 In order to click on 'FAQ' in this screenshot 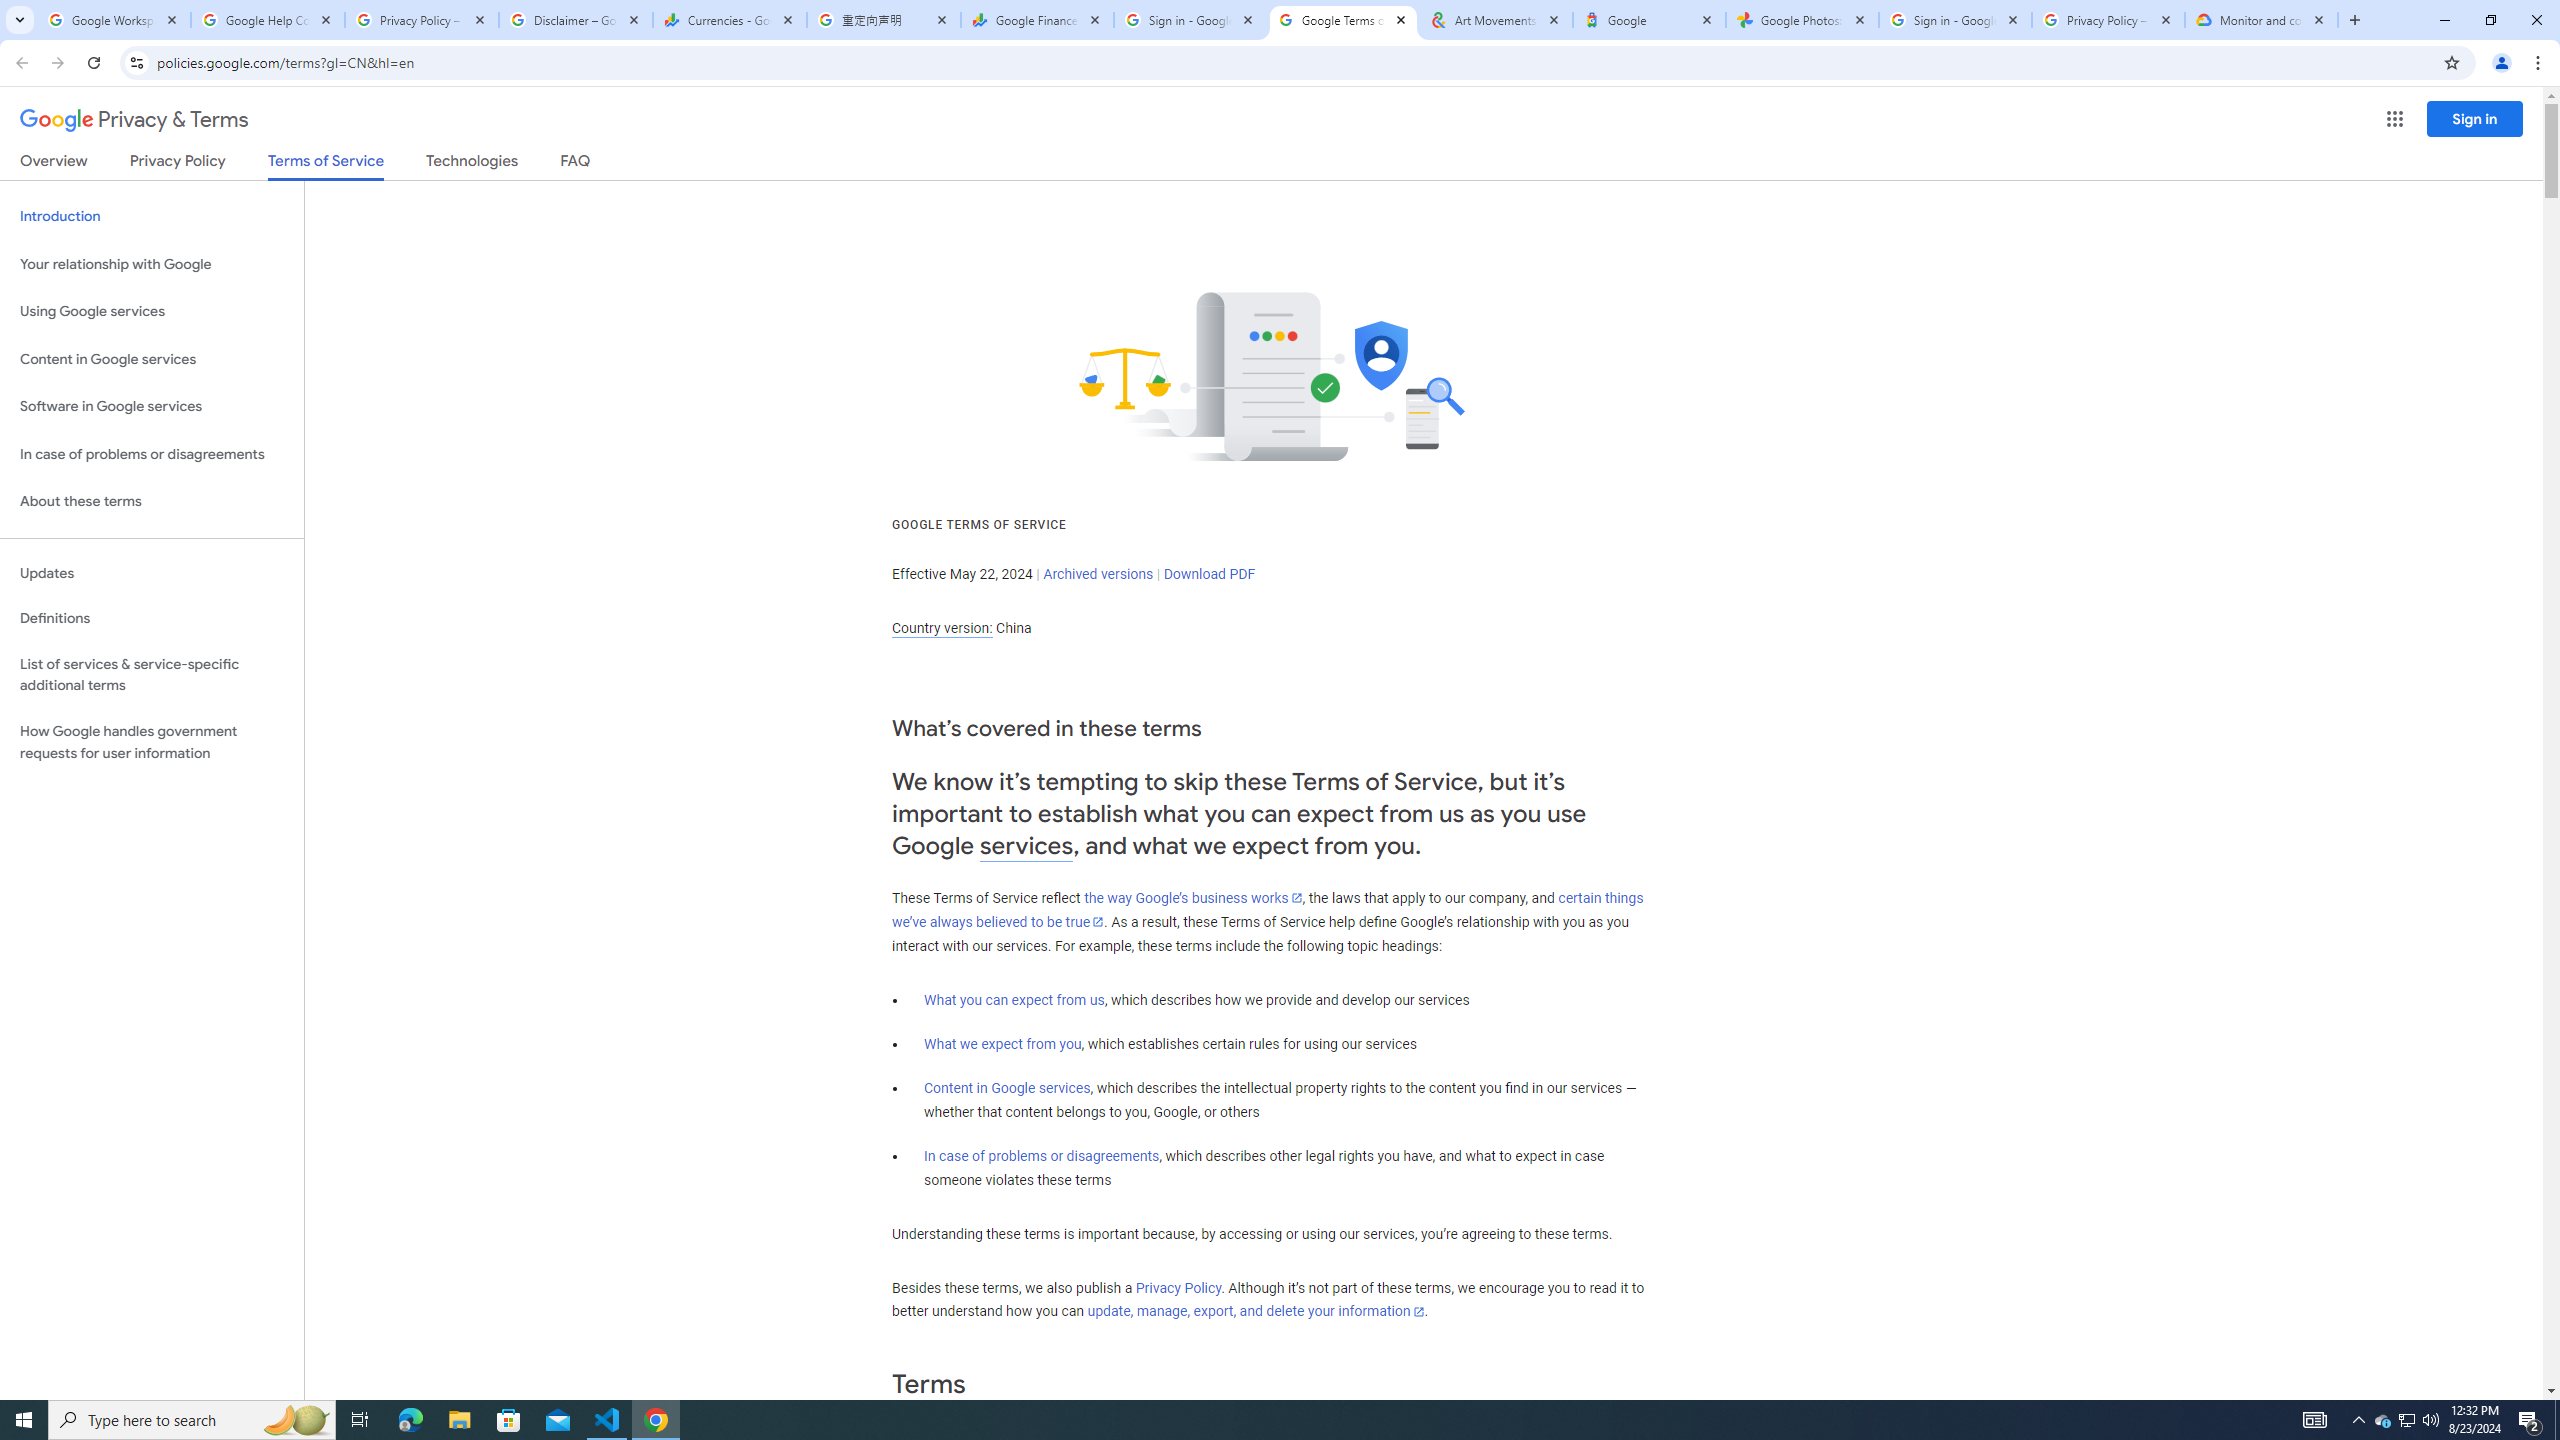, I will do `click(575, 164)`.